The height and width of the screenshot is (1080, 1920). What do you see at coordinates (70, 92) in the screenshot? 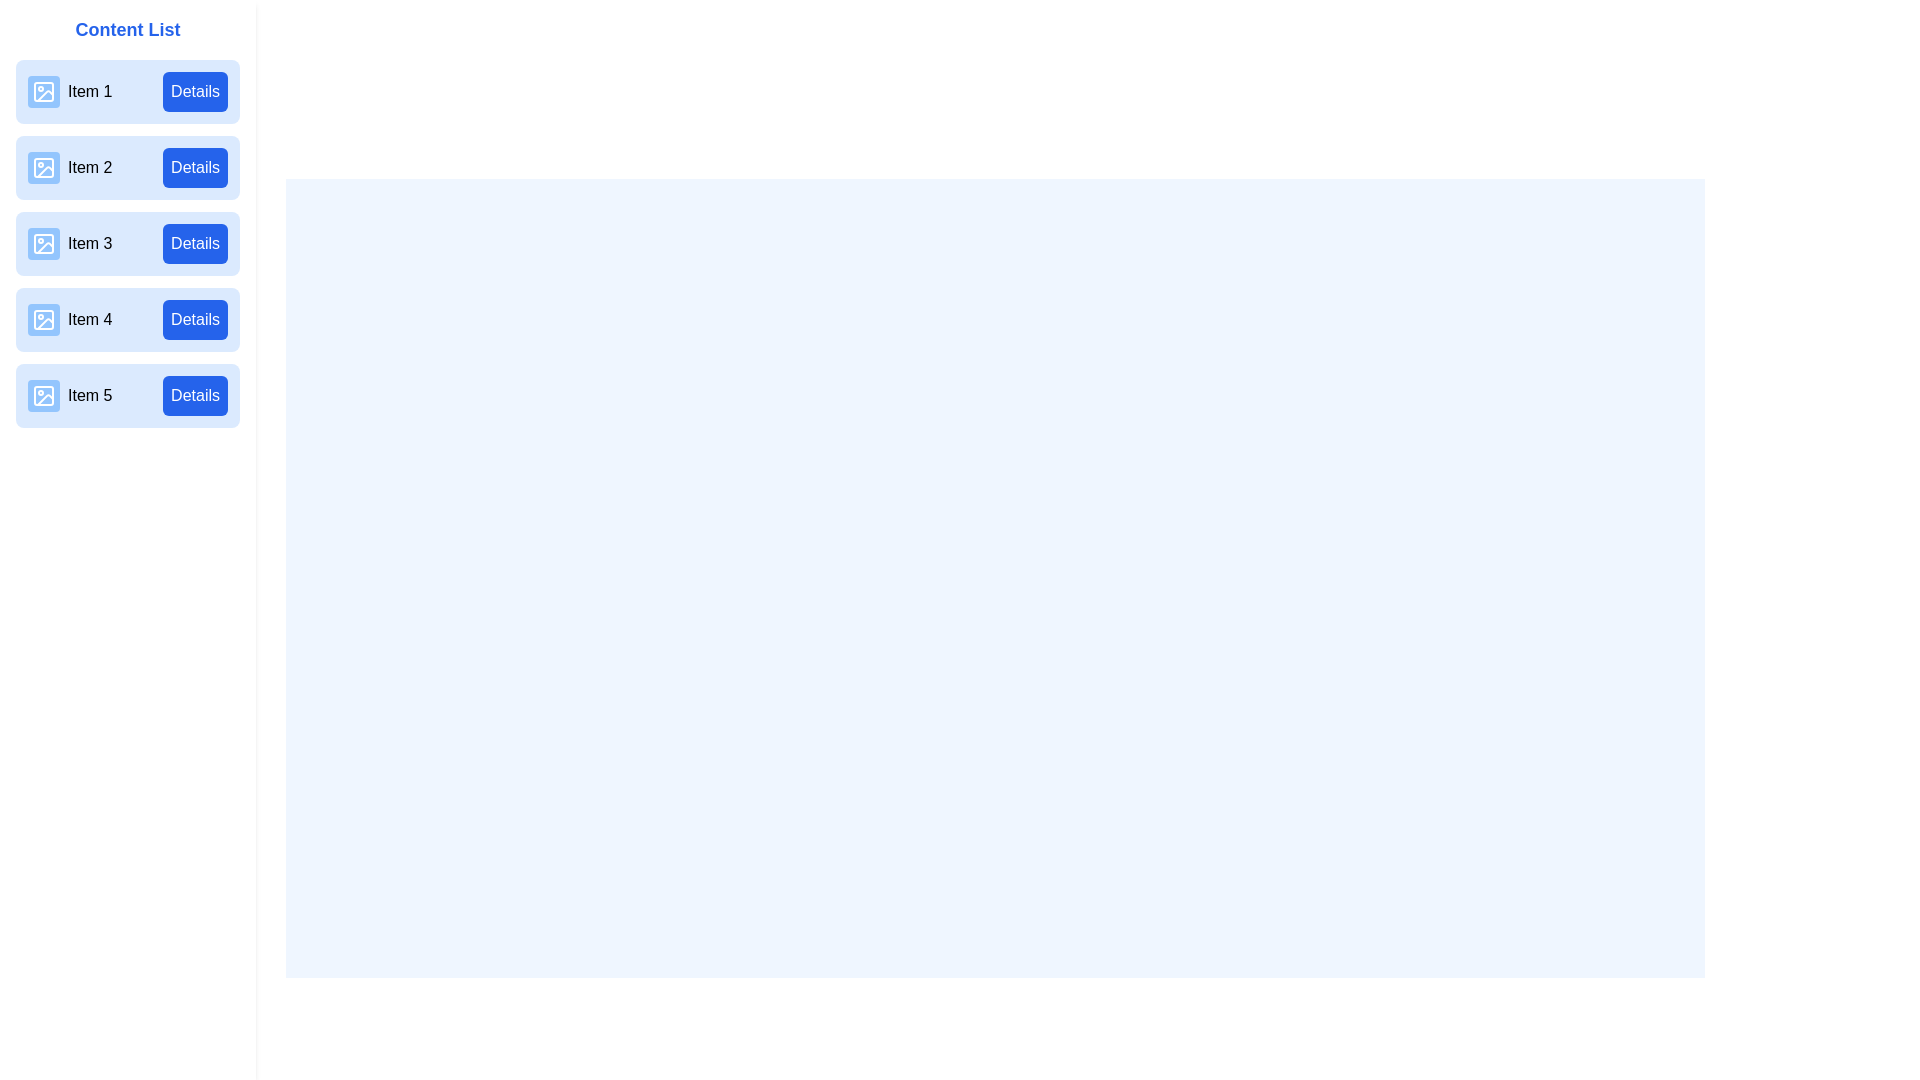
I see `the text label displaying 'Item 1', which serves as an identifier for the content represented by the card, located in the top-left corner of the layout` at bounding box center [70, 92].